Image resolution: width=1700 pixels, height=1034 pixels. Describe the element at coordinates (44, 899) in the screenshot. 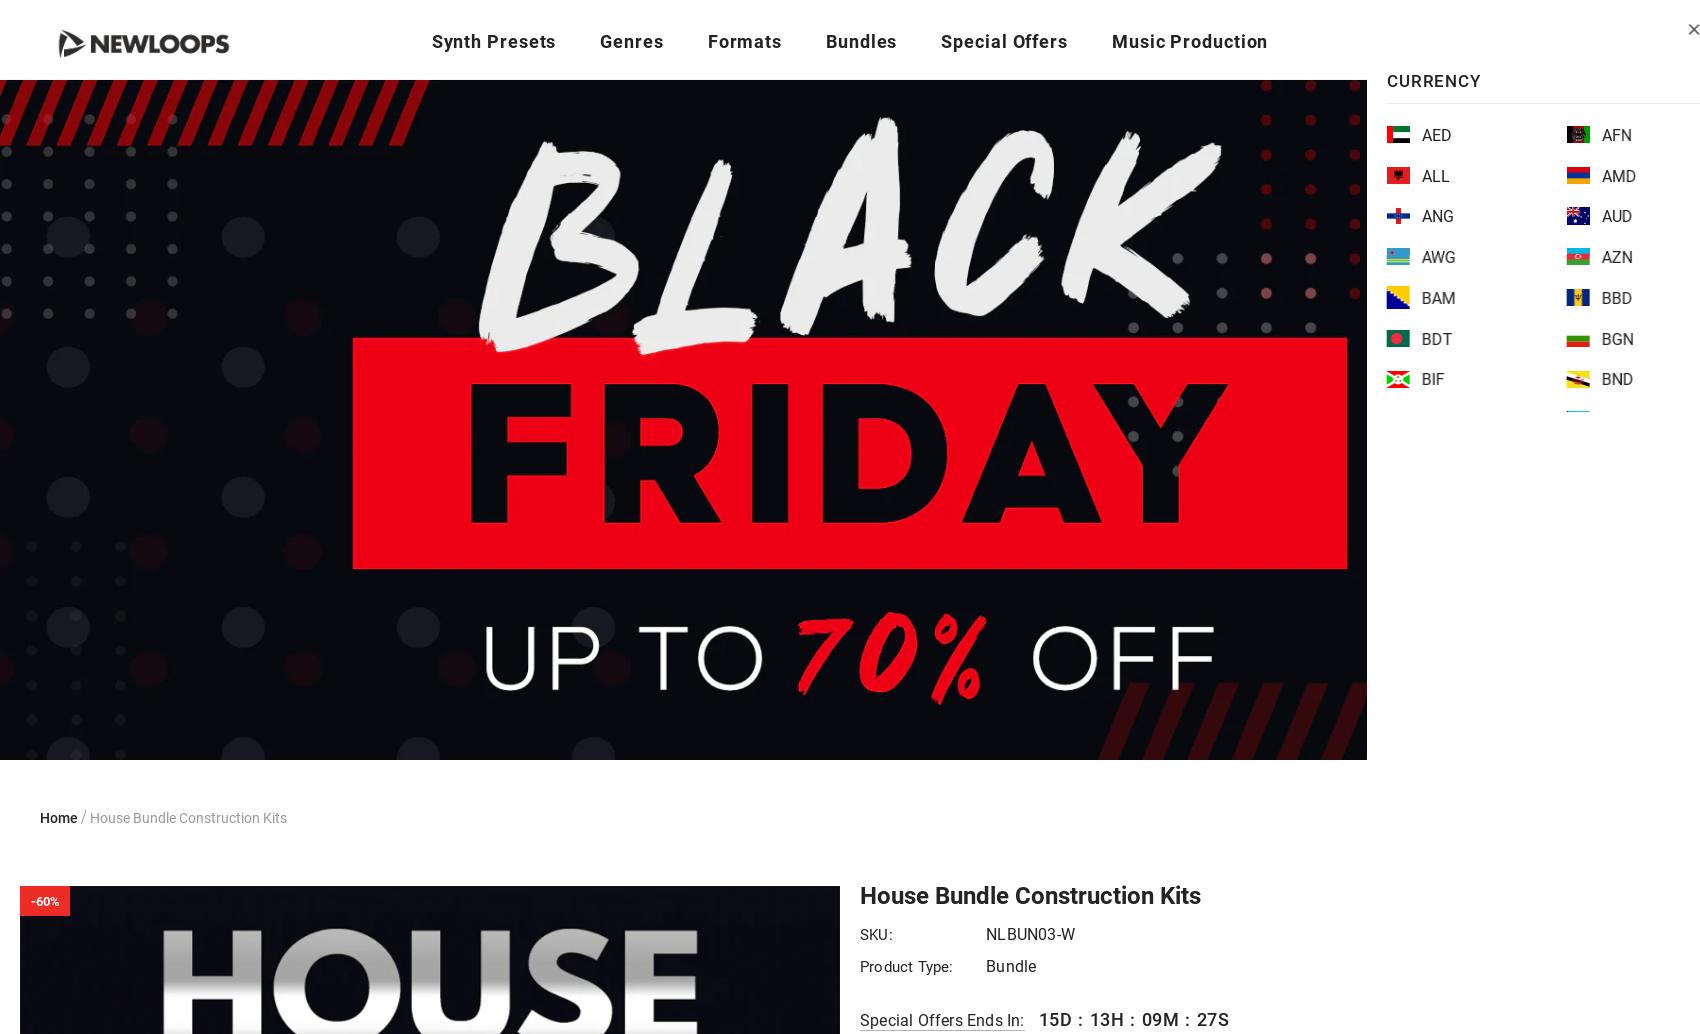

I see `'-60%'` at that location.